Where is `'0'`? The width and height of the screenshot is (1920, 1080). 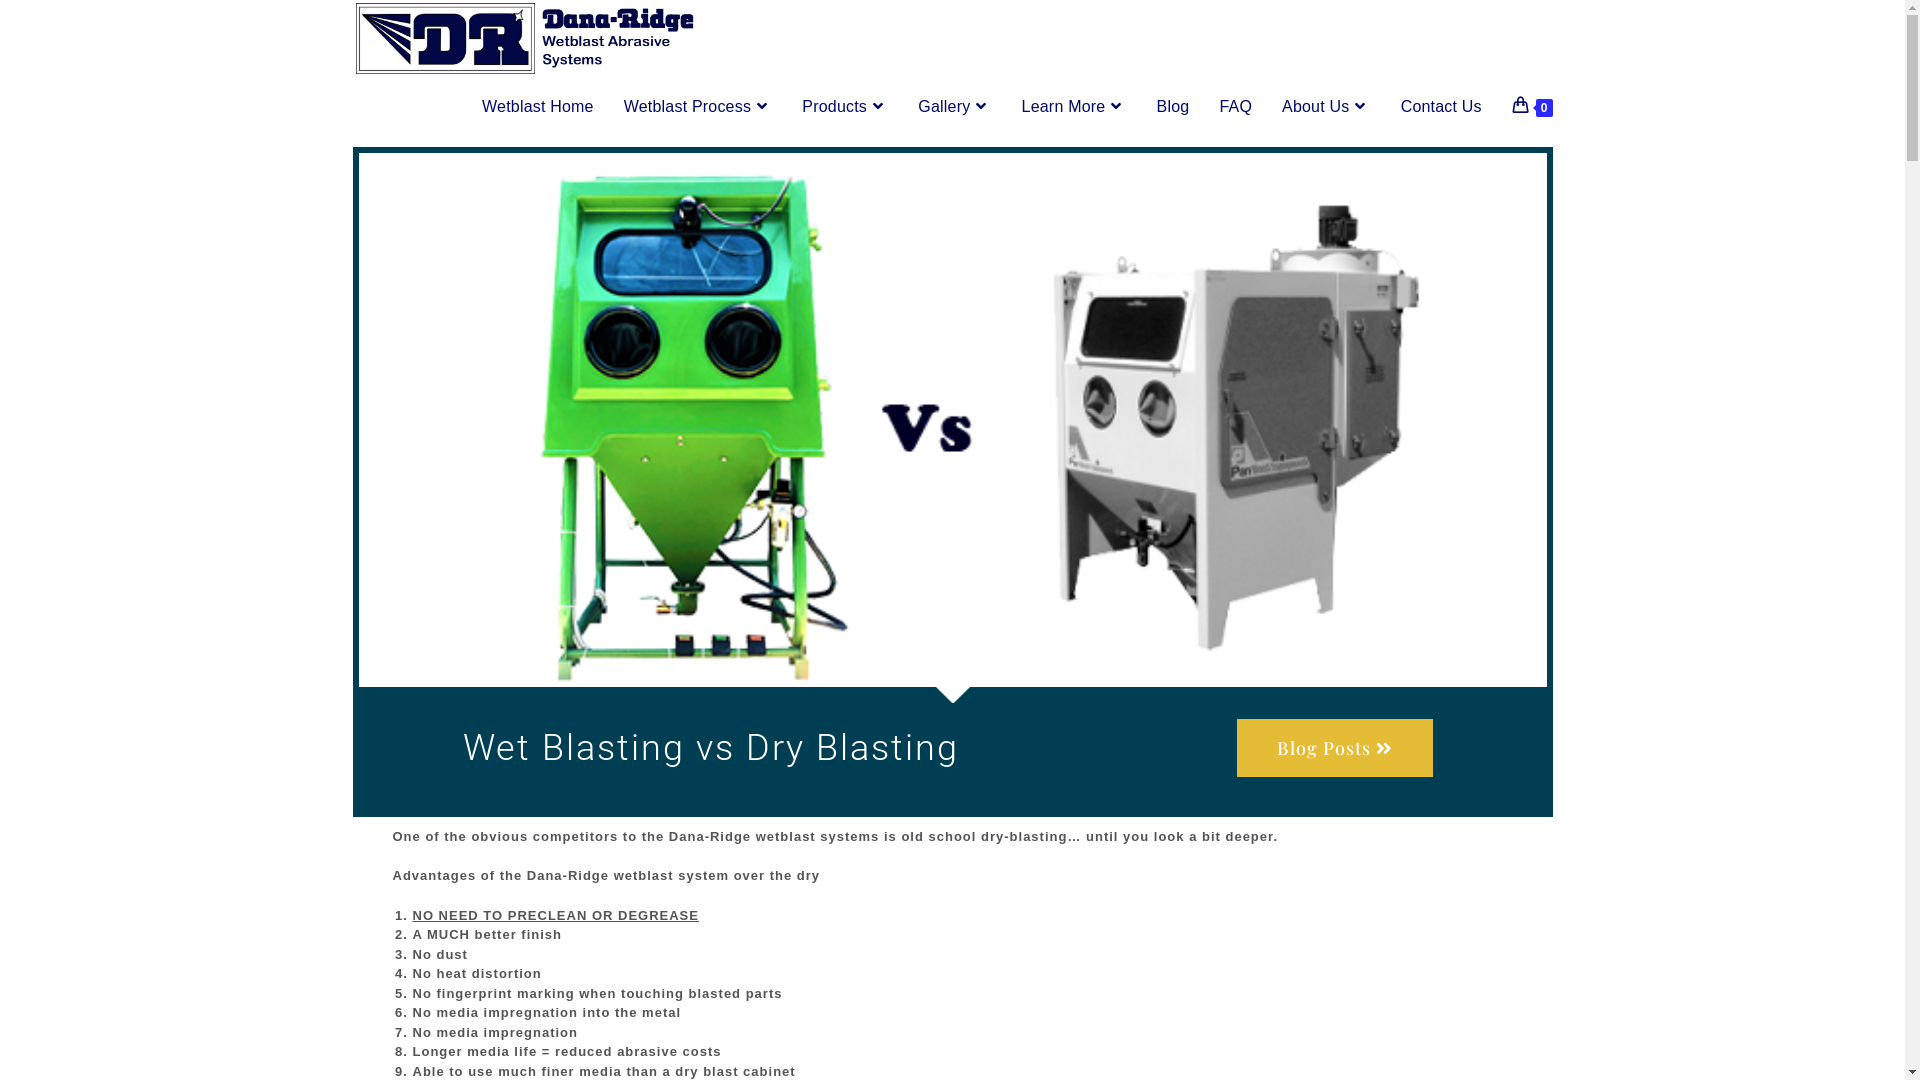
'0' is located at coordinates (1497, 107).